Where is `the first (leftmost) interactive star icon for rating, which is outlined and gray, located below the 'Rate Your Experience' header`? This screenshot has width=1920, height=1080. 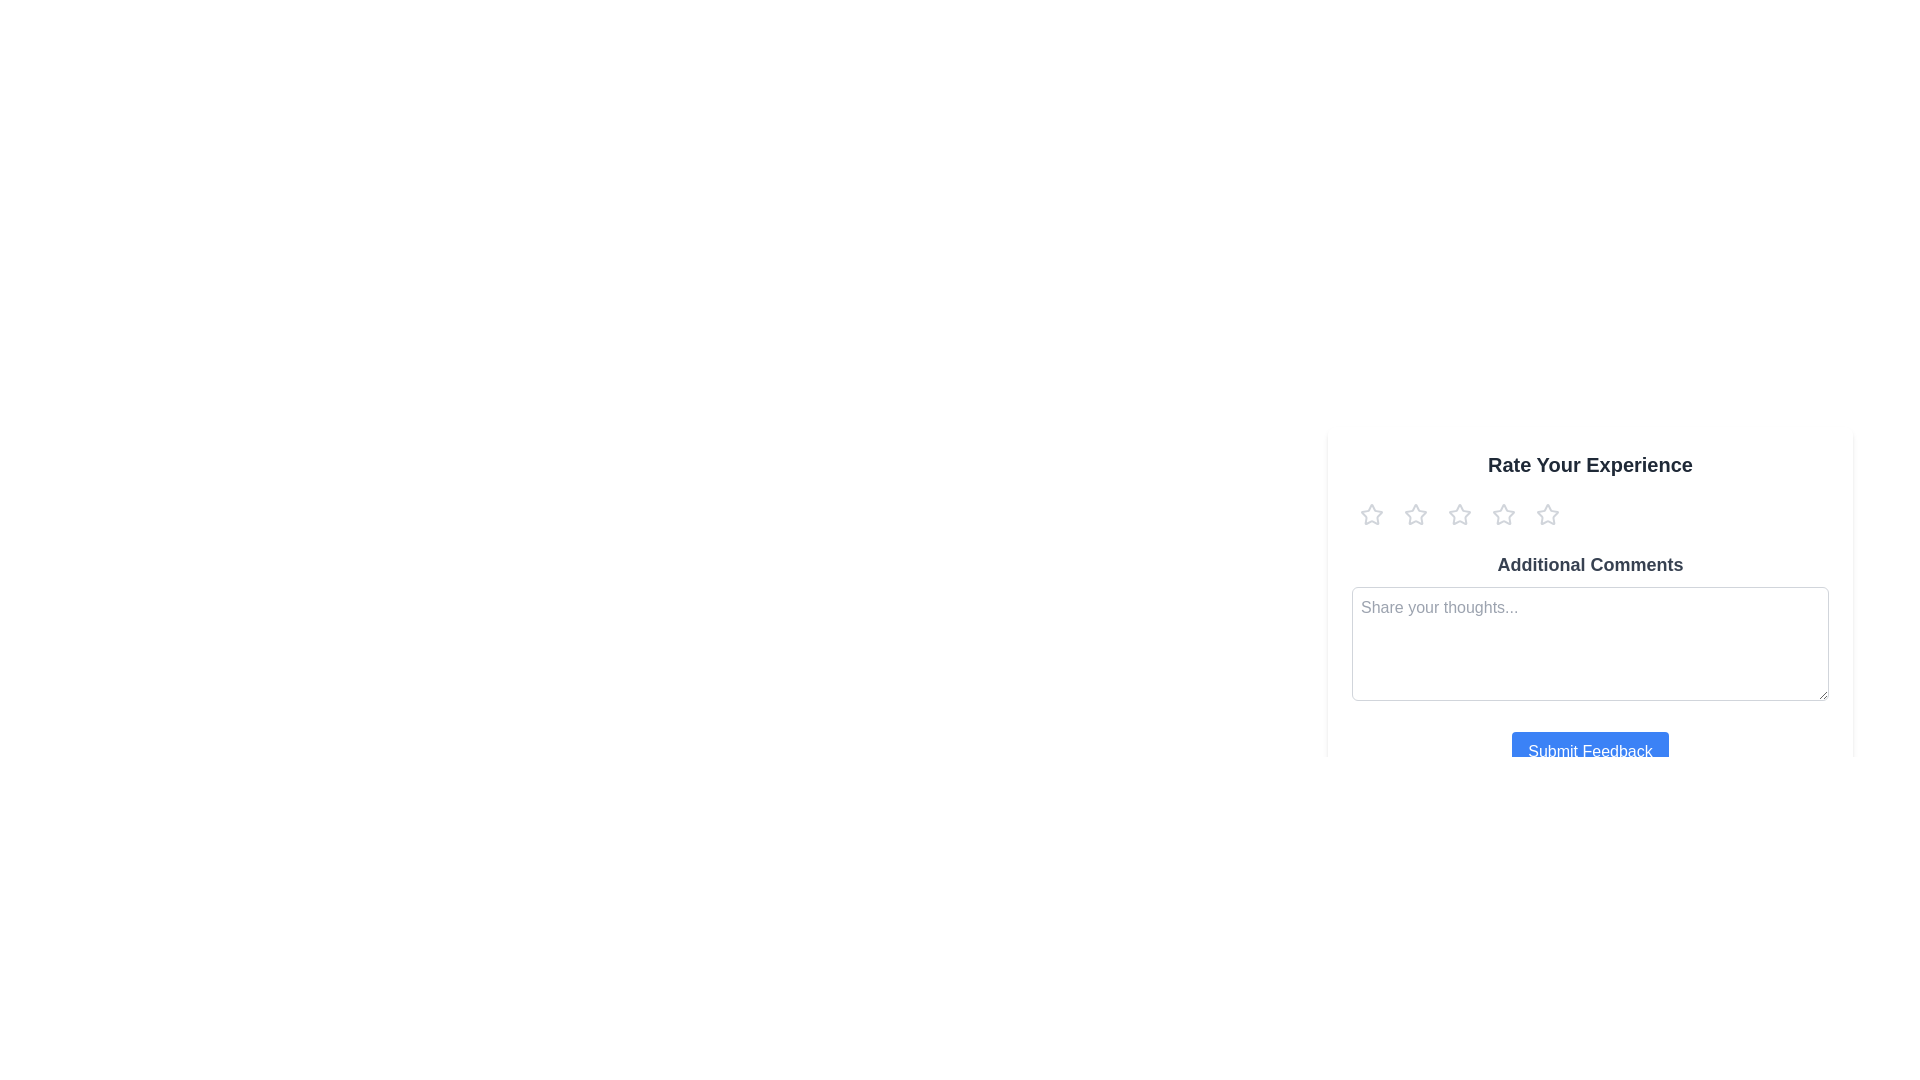
the first (leftmost) interactive star icon for rating, which is outlined and gray, located below the 'Rate Your Experience' header is located at coordinates (1371, 514).